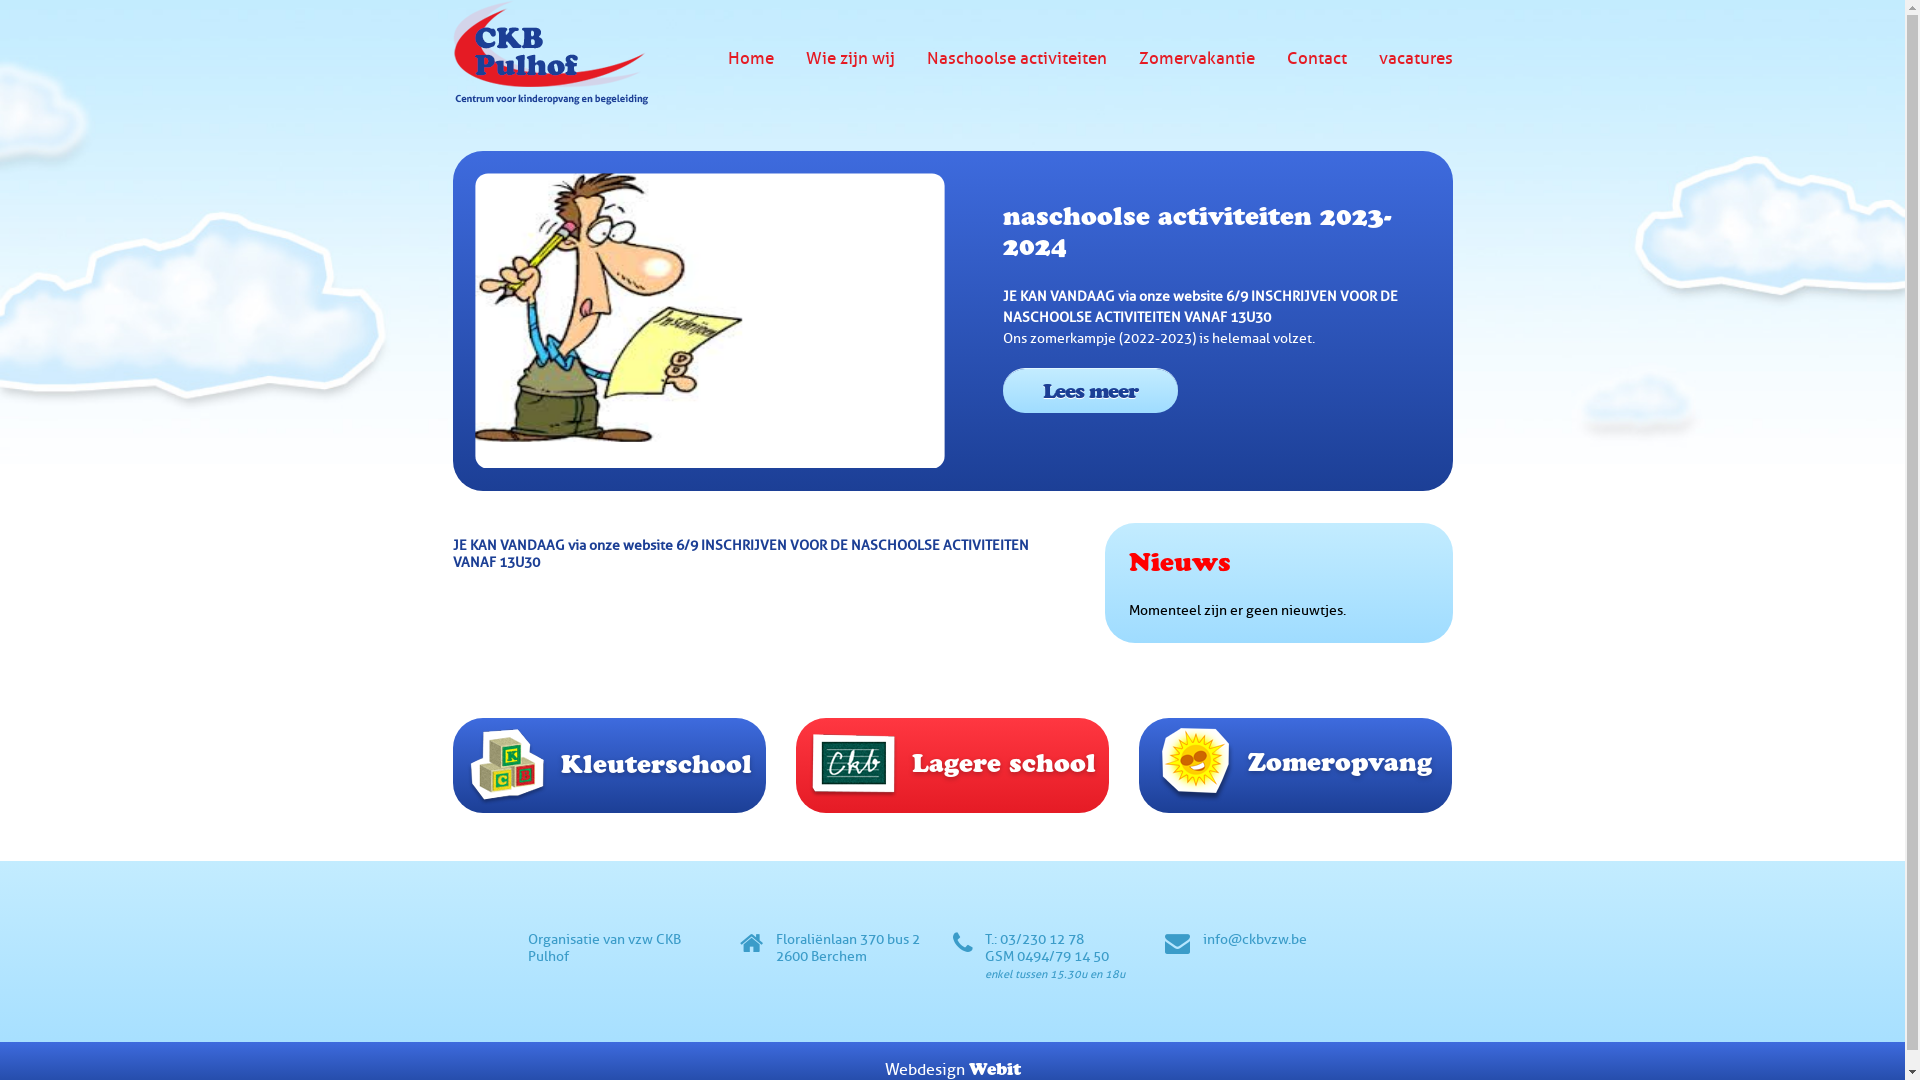 The image size is (1920, 1080). I want to click on 'GSM 0494/79 14 50', so click(984, 955).